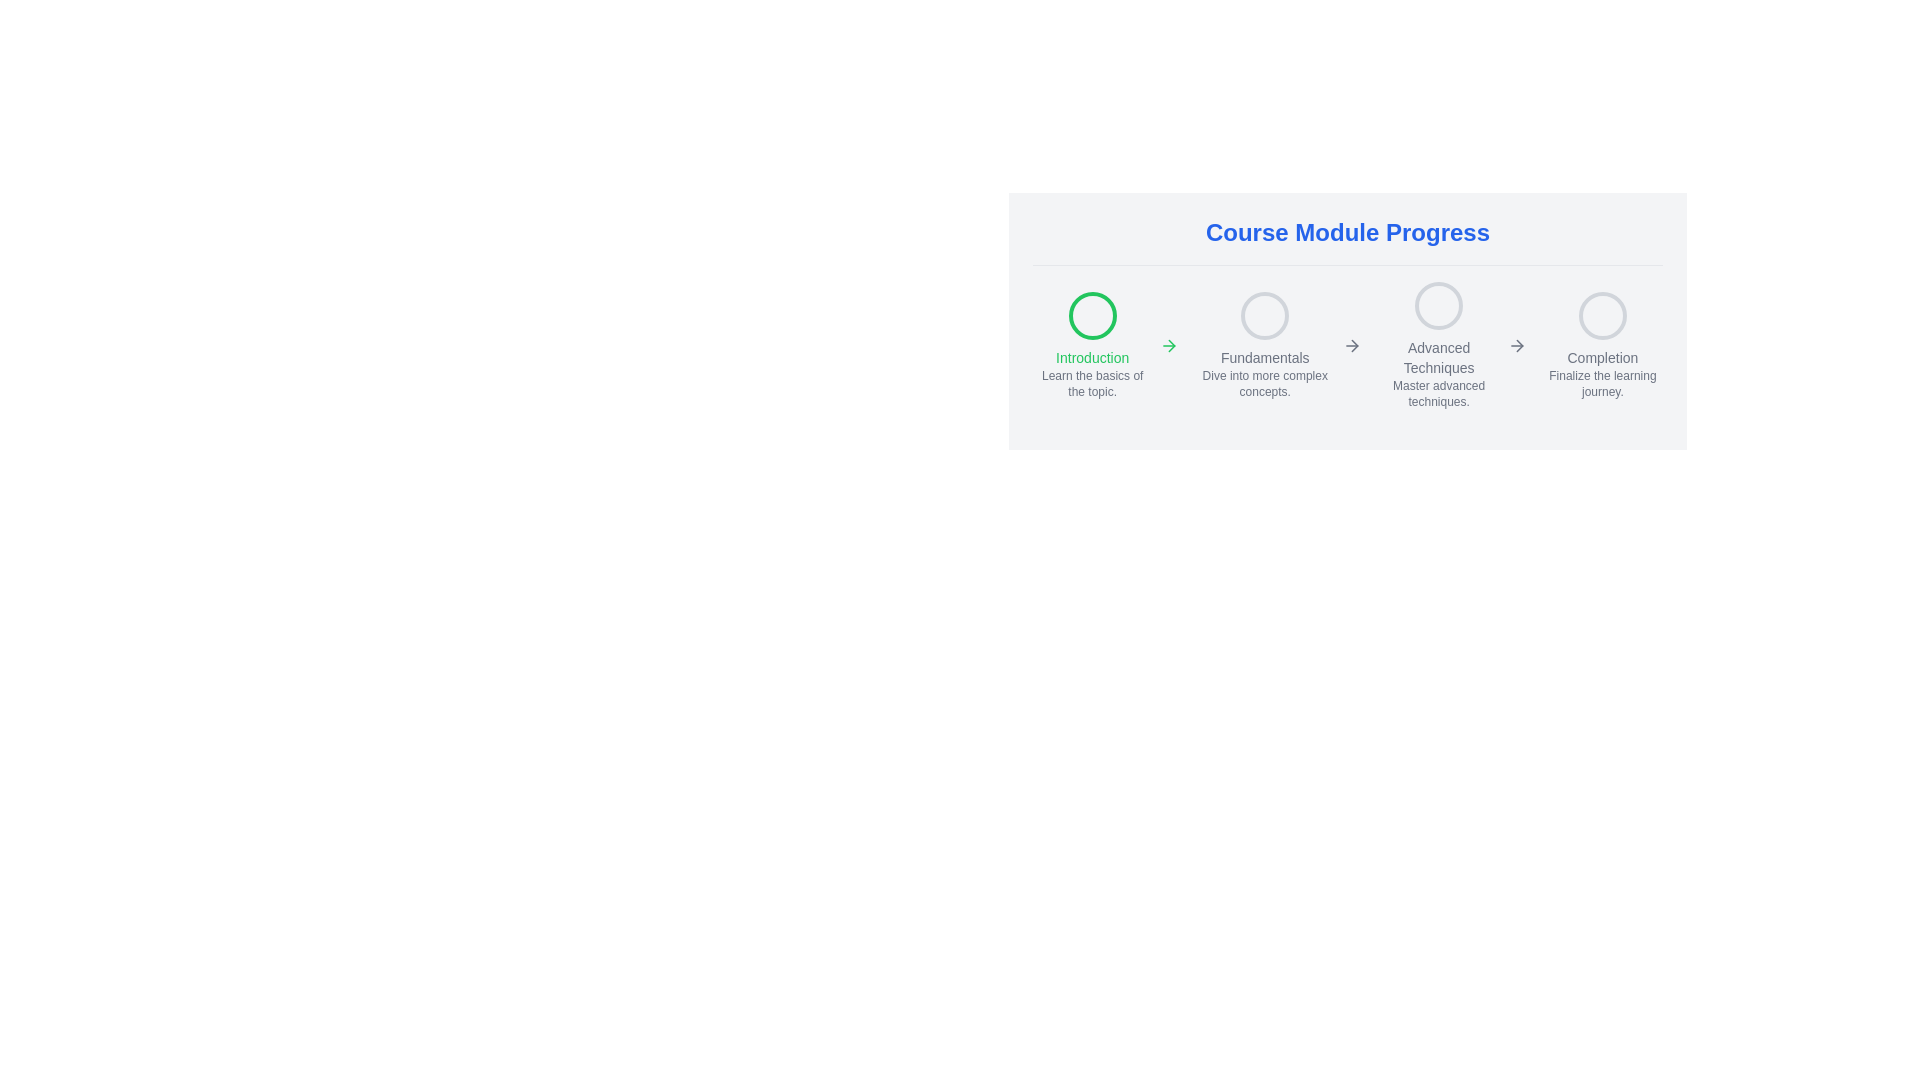  I want to click on the status represented by the visual indicator for the 'Introduction' module, which is located at the topmost position within the vertical layout group, so click(1091, 315).